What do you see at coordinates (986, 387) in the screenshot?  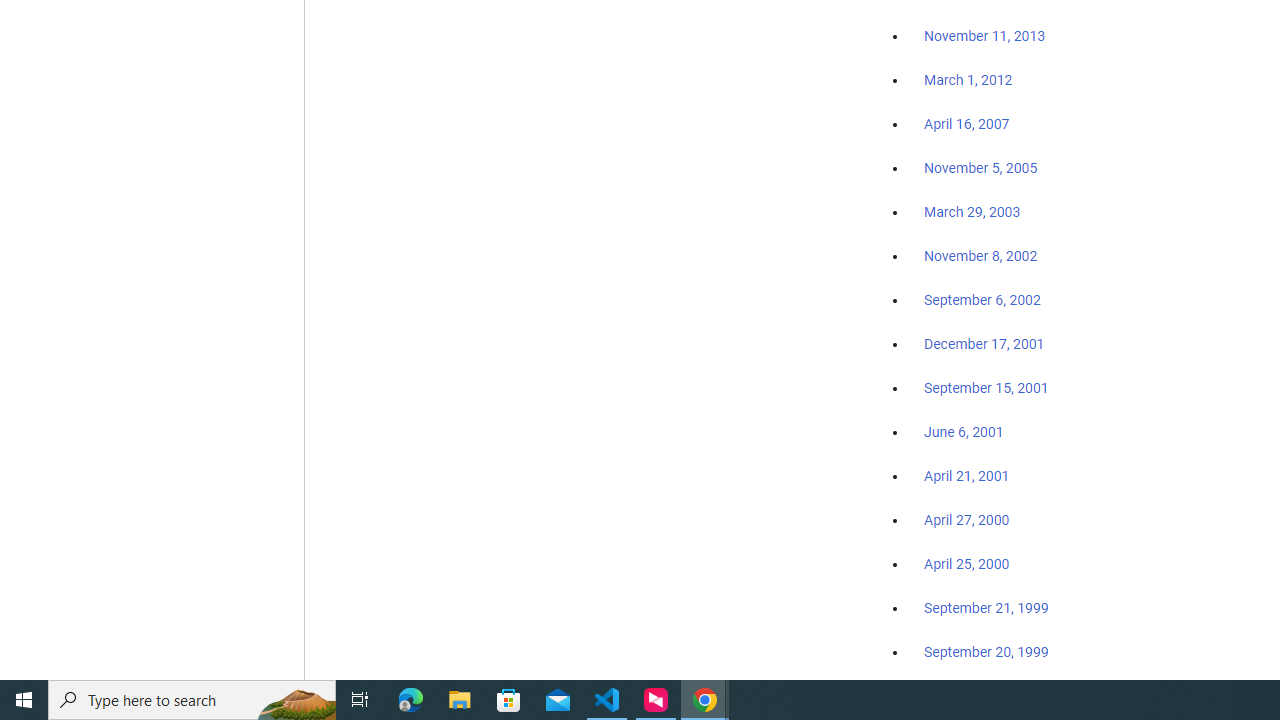 I see `'September 15, 2001'` at bounding box center [986, 387].